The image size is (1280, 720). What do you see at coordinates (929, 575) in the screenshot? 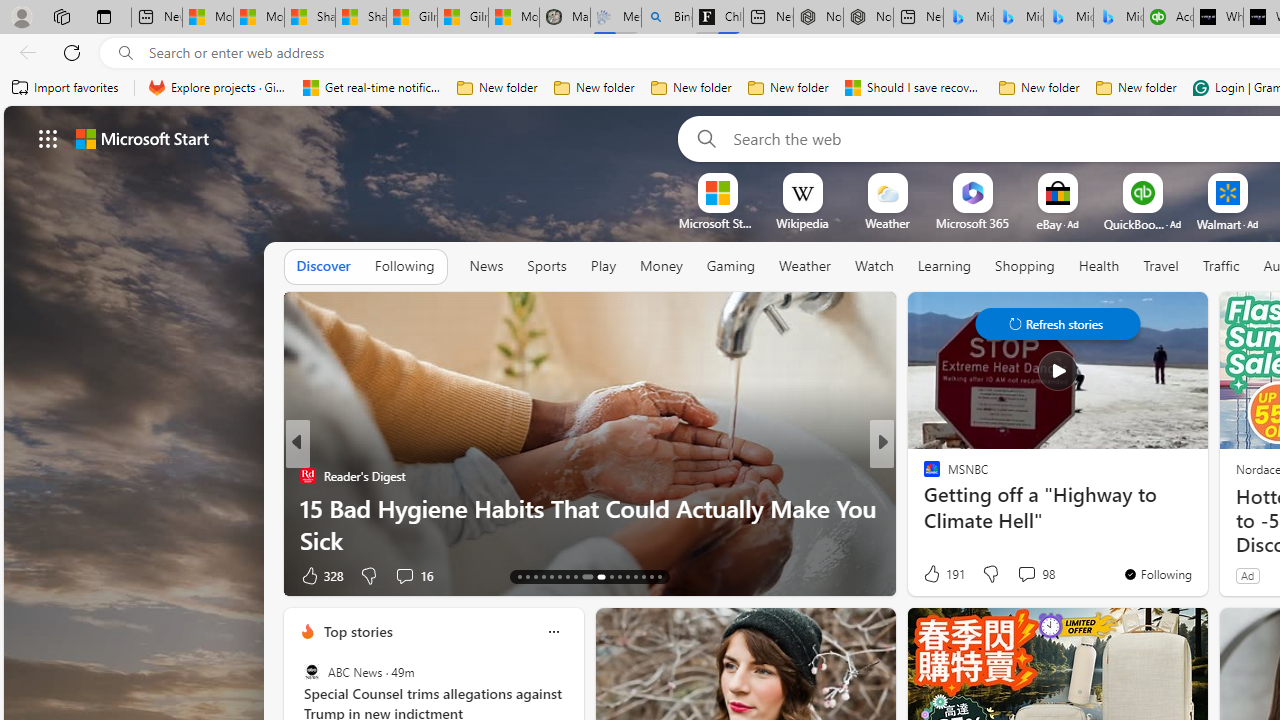
I see `'2 Like'` at bounding box center [929, 575].